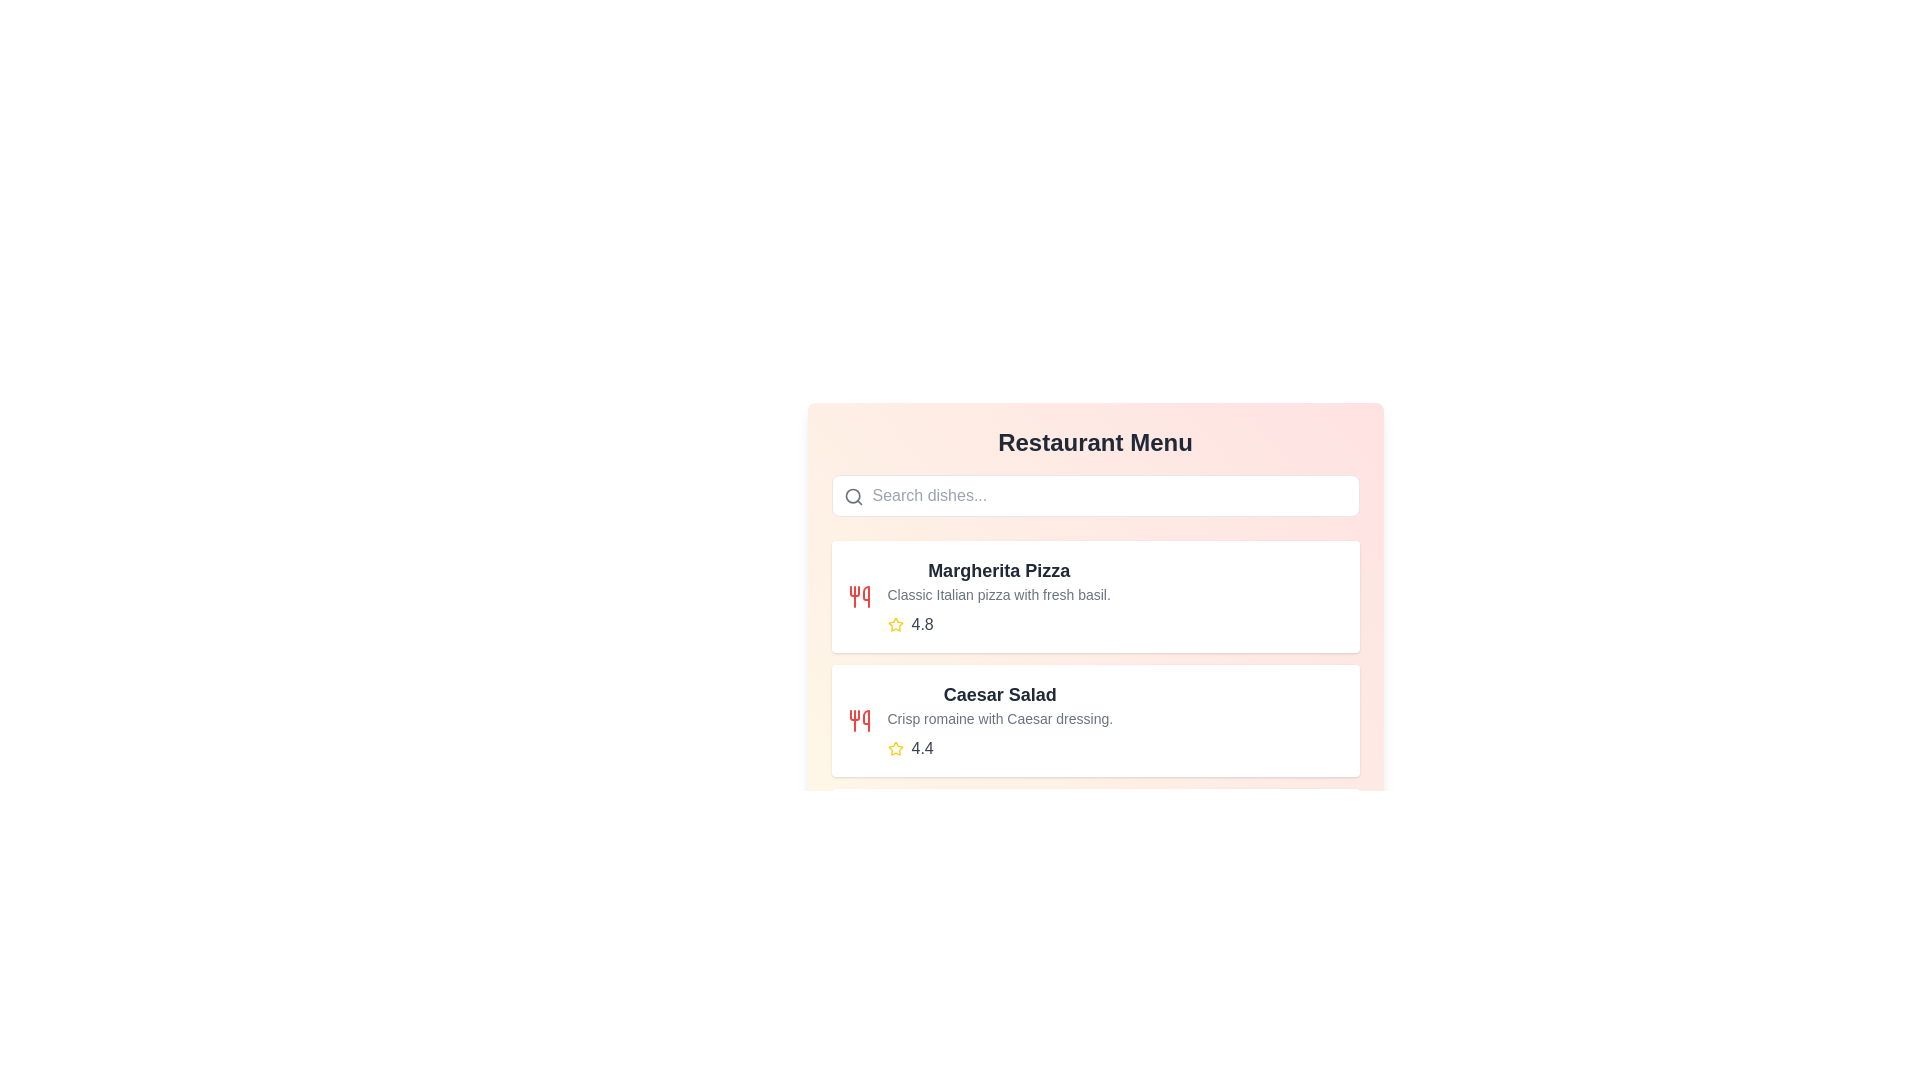 This screenshot has width=1920, height=1080. What do you see at coordinates (894, 623) in the screenshot?
I see `the star icon used for rating, located` at bounding box center [894, 623].